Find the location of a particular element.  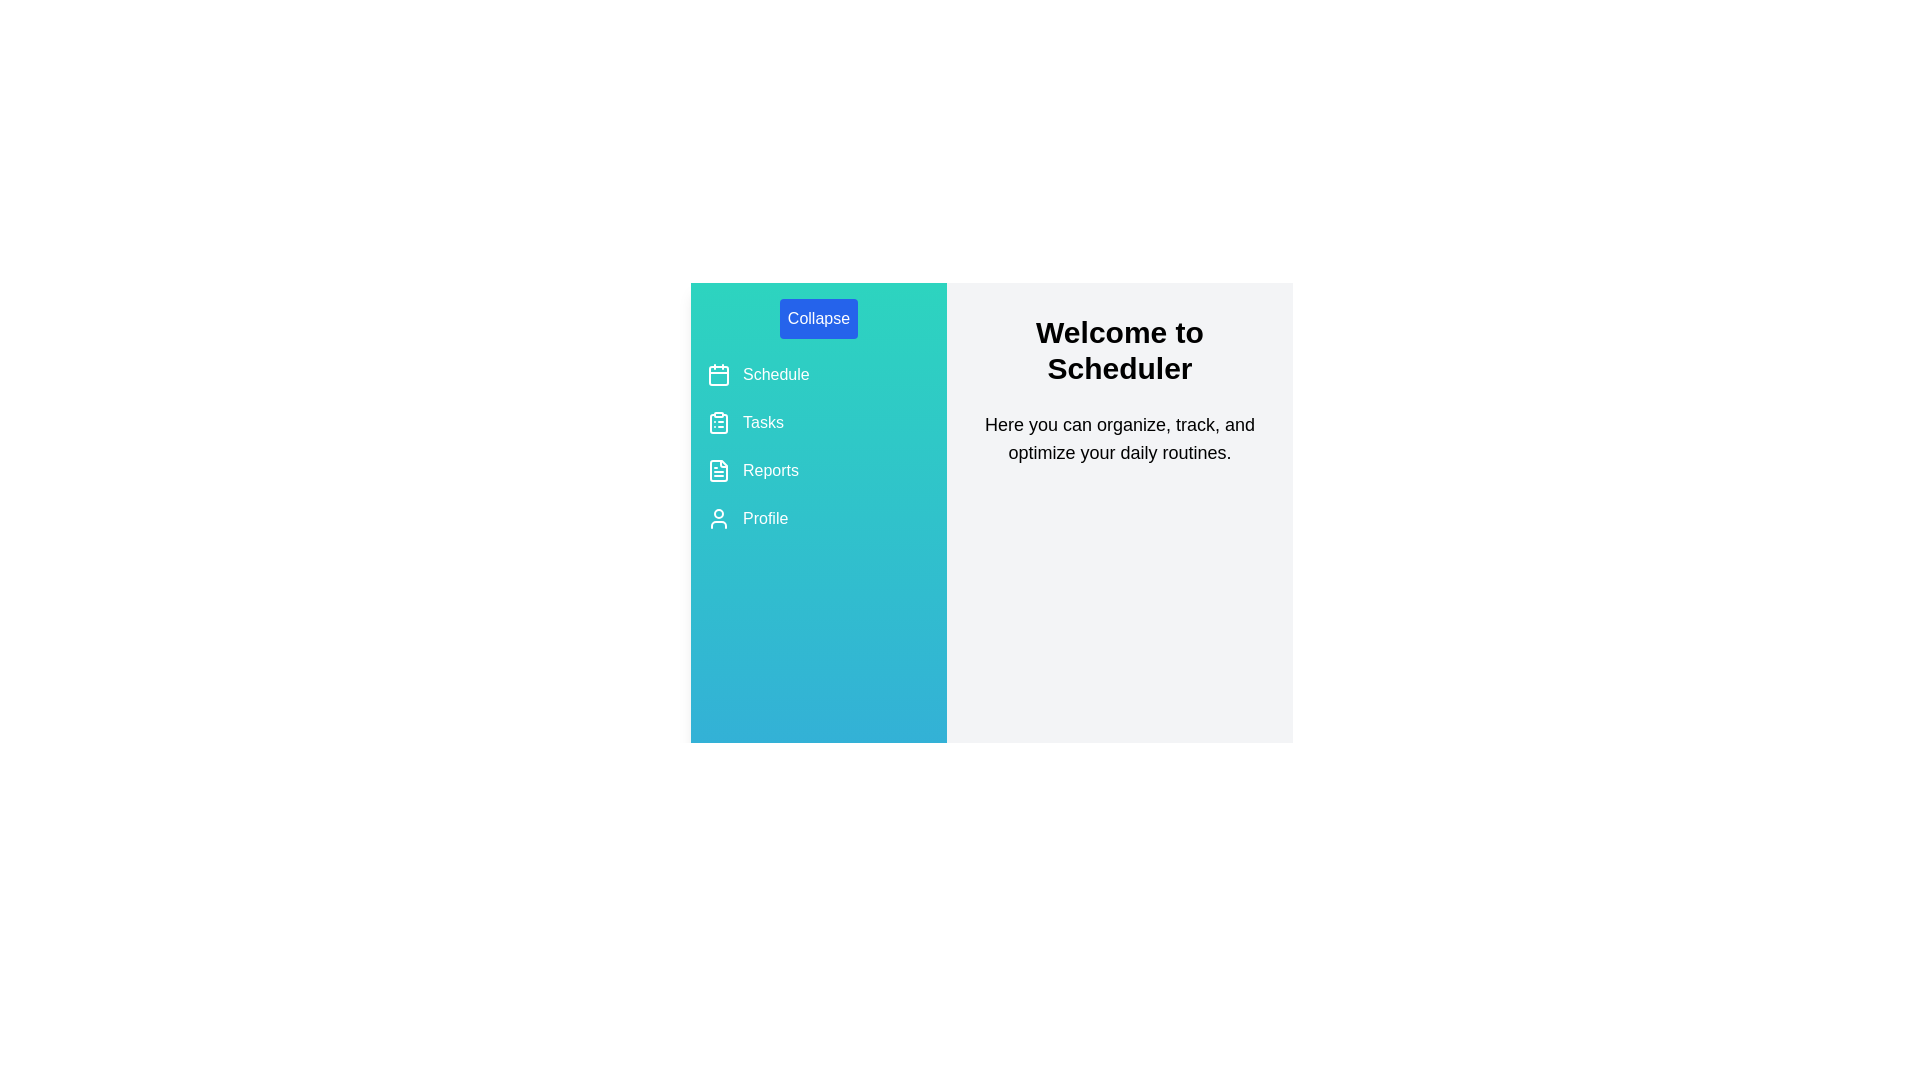

the 'Reports' navigation item is located at coordinates (819, 470).